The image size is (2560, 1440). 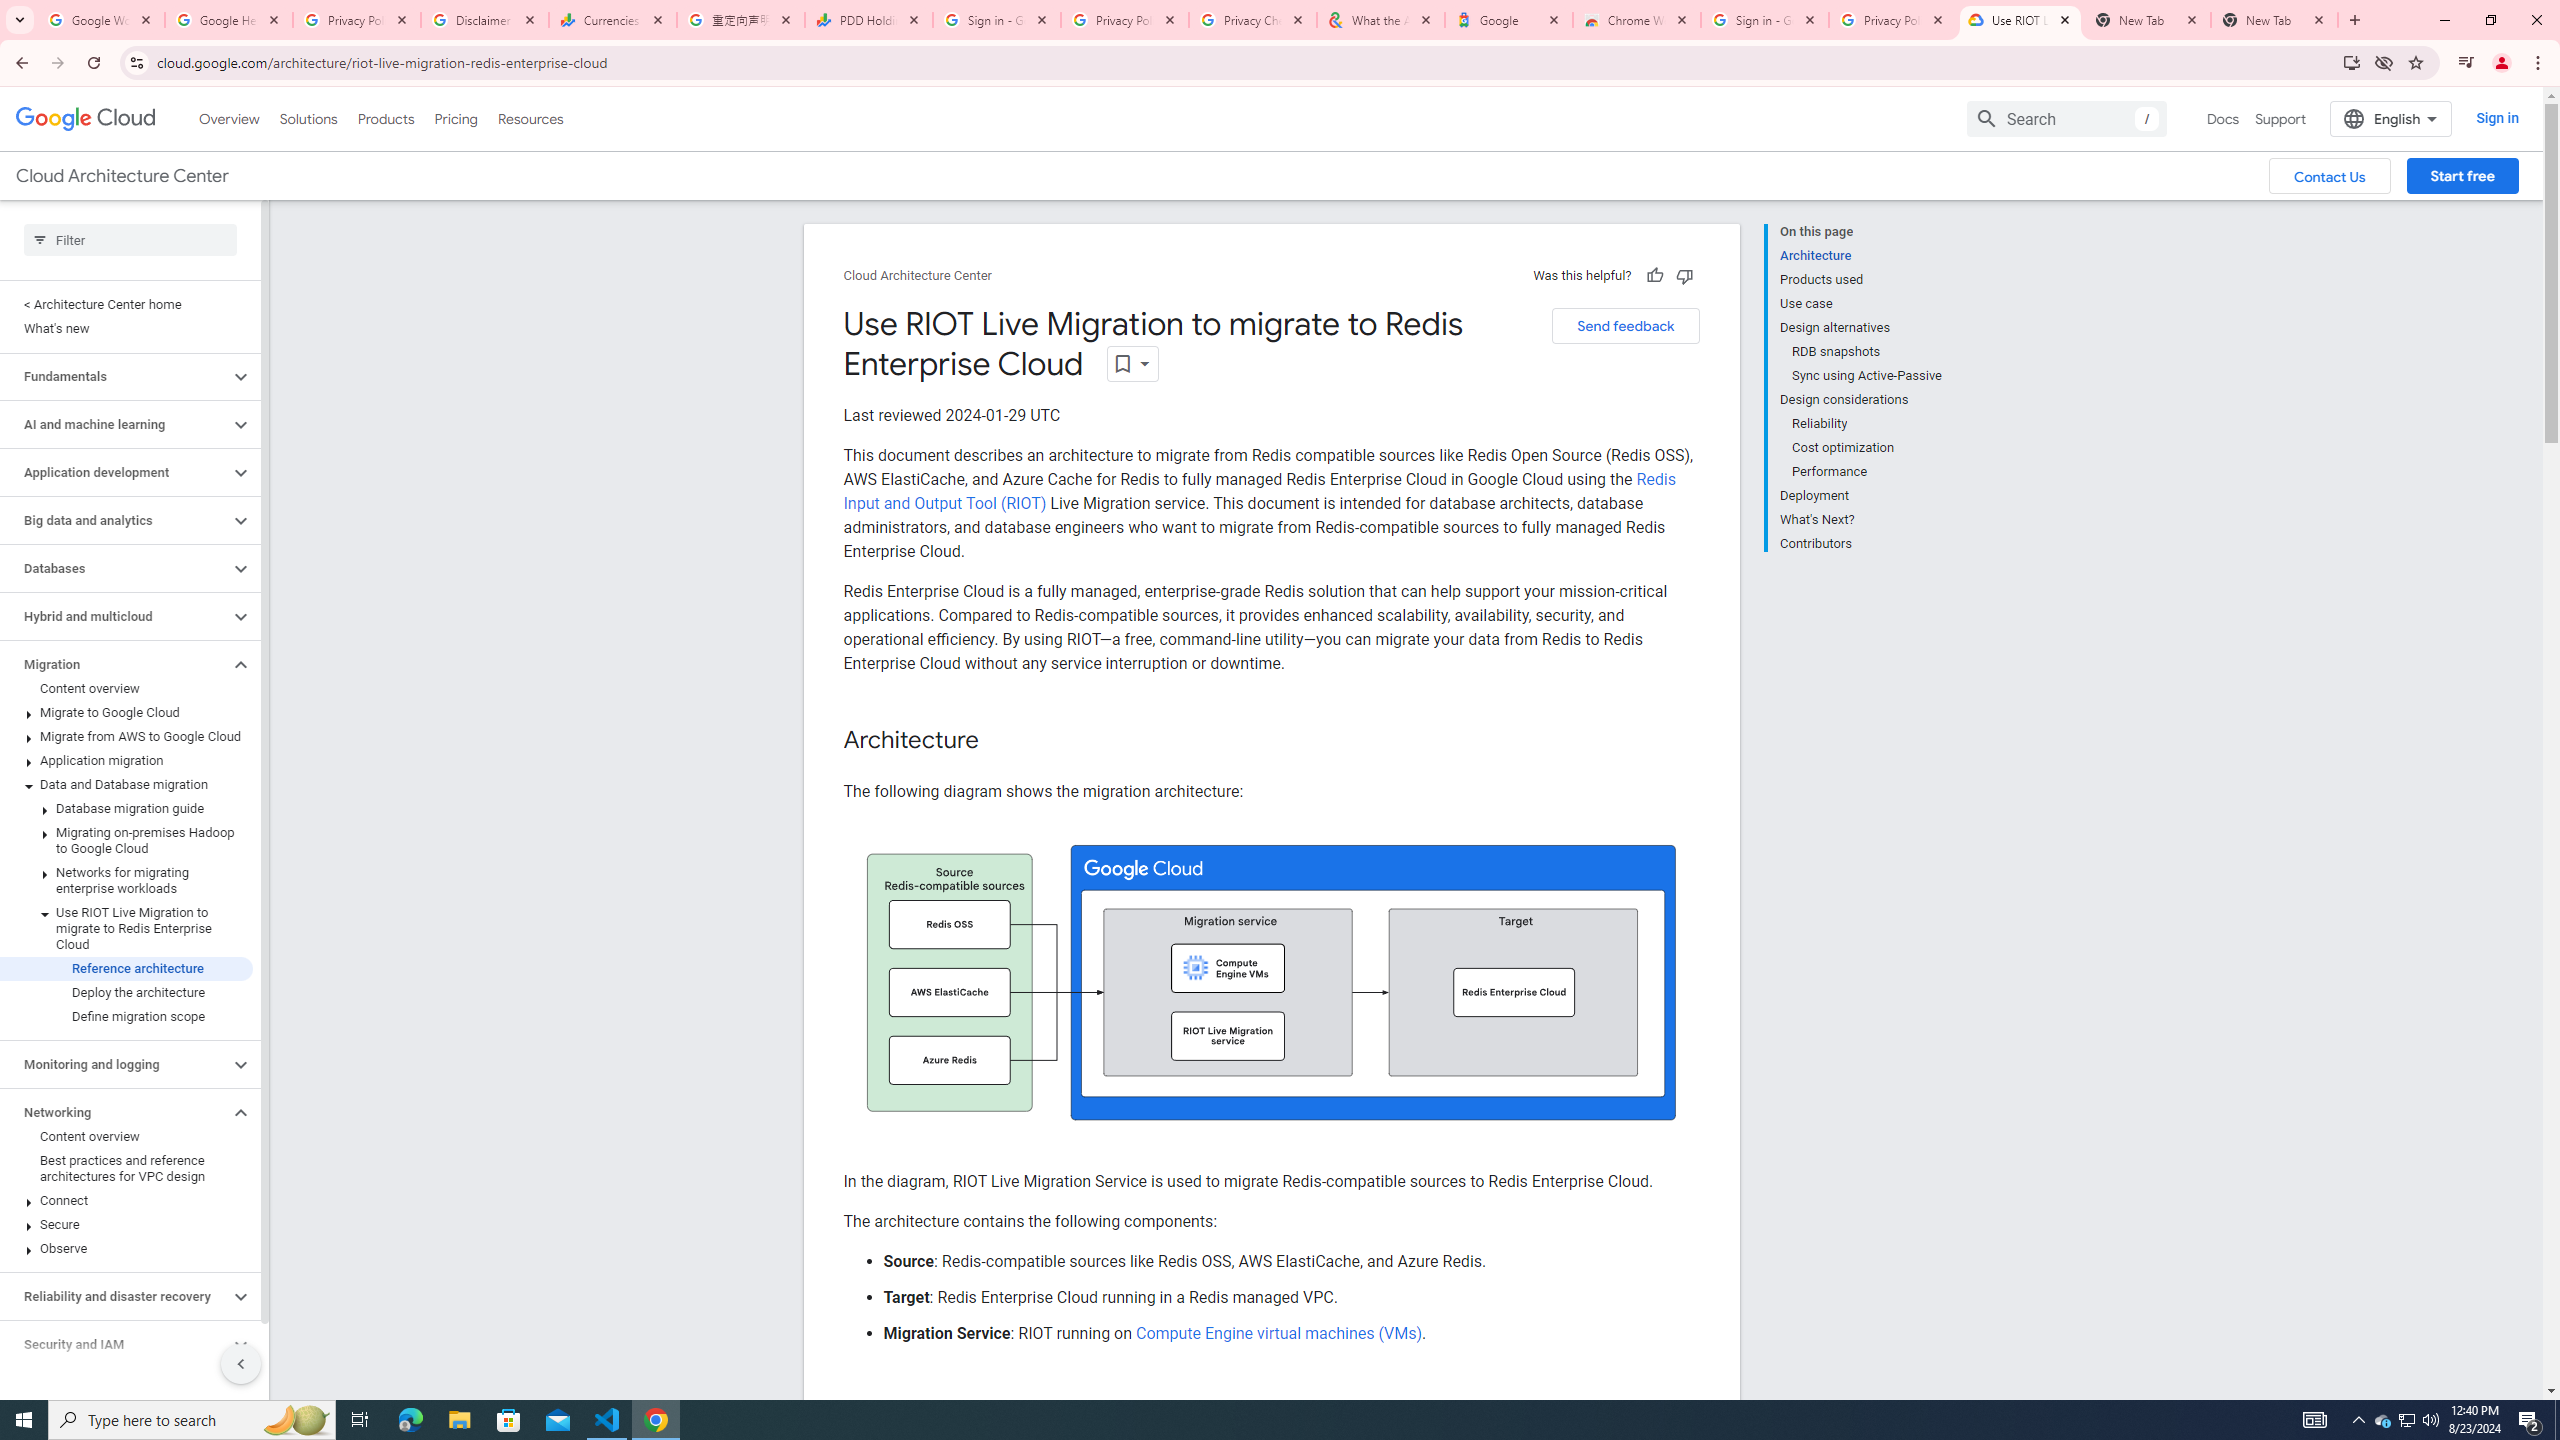 What do you see at coordinates (612, 19) in the screenshot?
I see `'Currencies - Google Finance'` at bounding box center [612, 19].